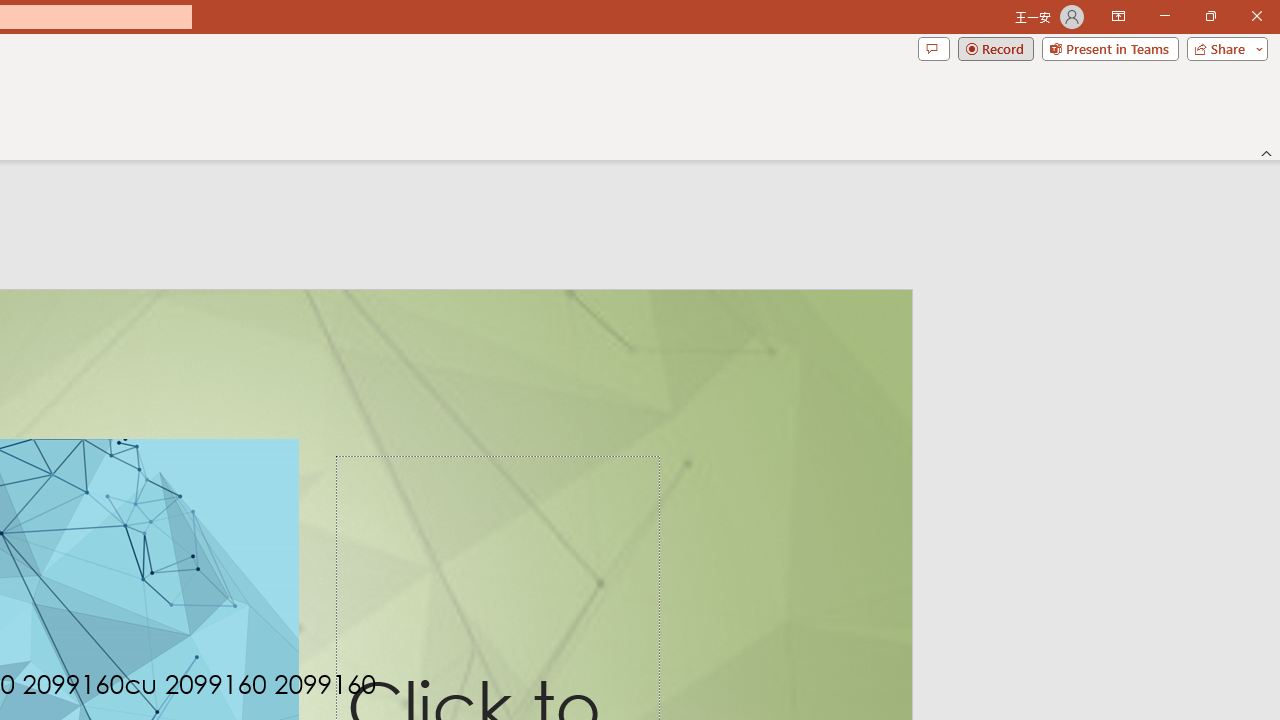 The image size is (1280, 720). What do you see at coordinates (1222, 47) in the screenshot?
I see `'Share'` at bounding box center [1222, 47].